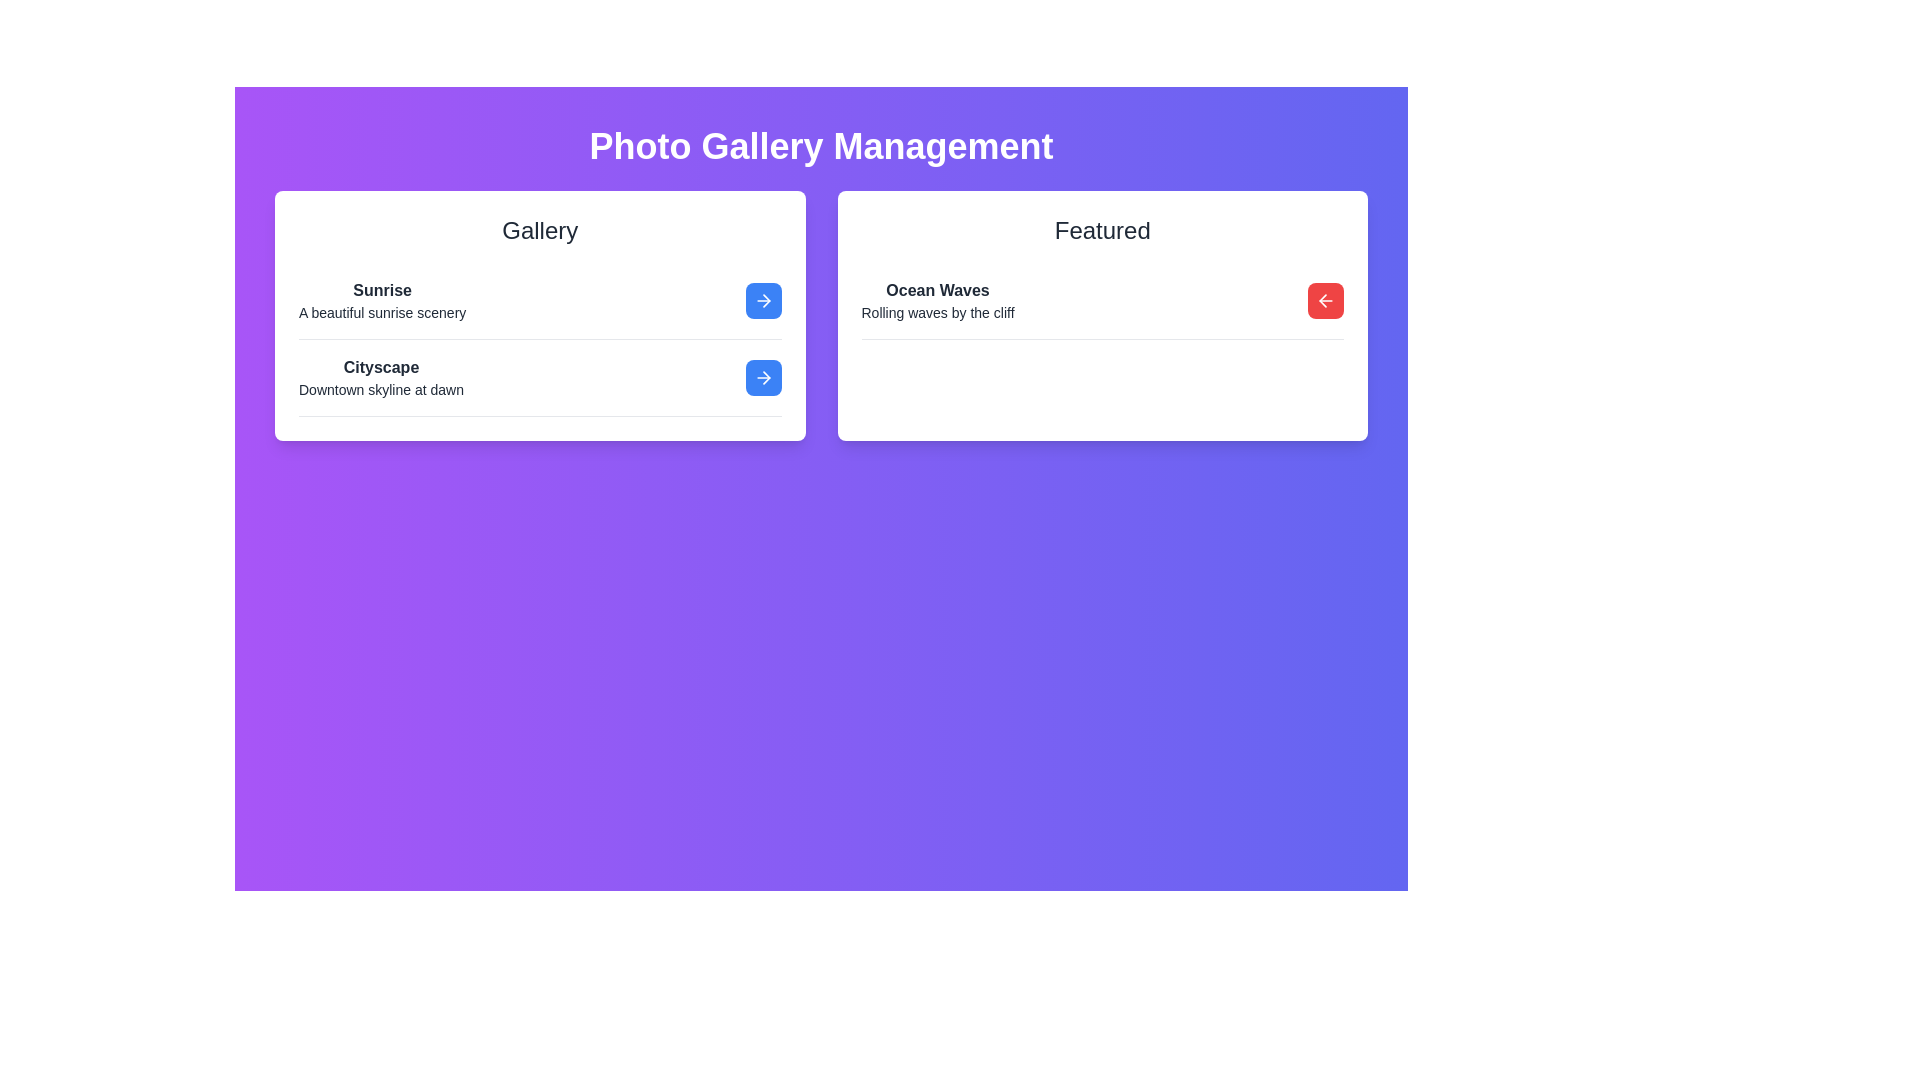 The image size is (1920, 1080). I want to click on descriptive caption text label located directly below the title 'Cityscape' in the gallery section card, so click(381, 389).